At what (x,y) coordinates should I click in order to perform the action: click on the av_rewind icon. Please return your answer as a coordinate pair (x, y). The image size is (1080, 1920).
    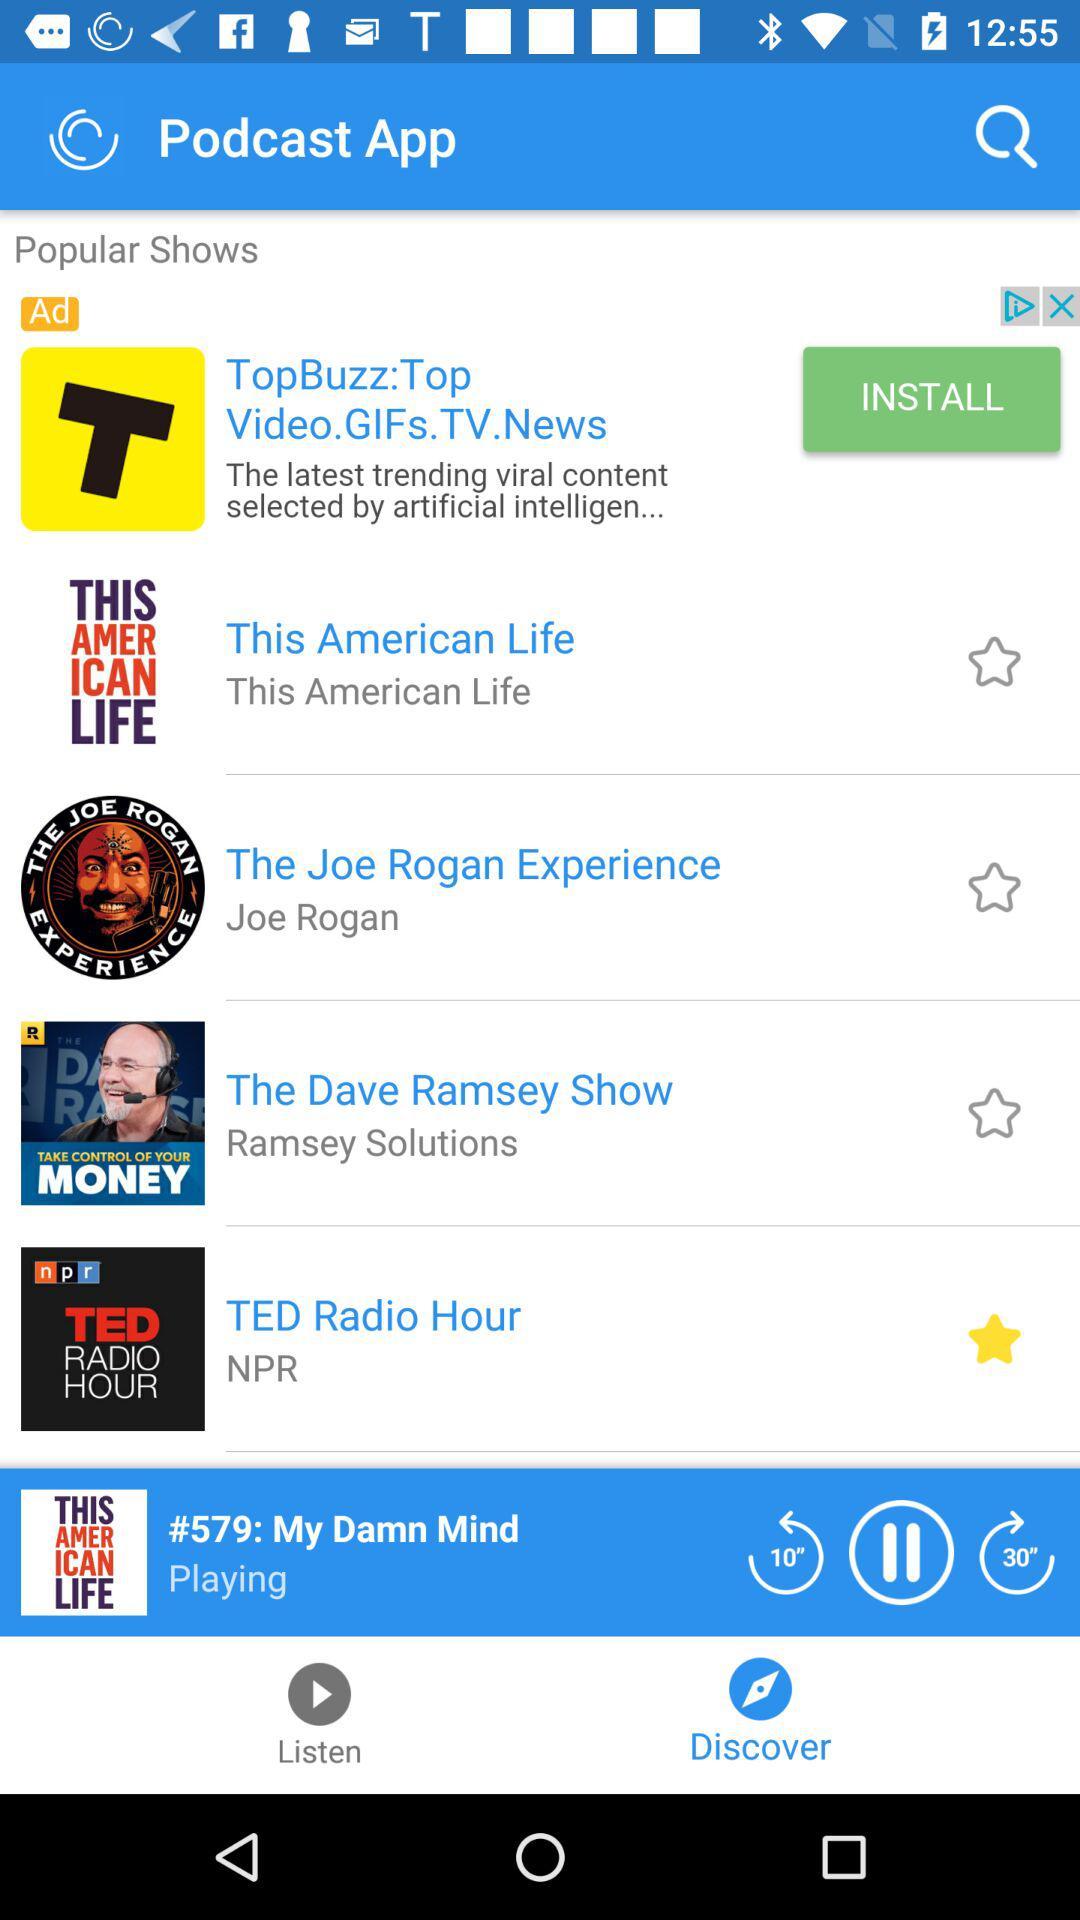
    Looking at the image, I should click on (785, 1551).